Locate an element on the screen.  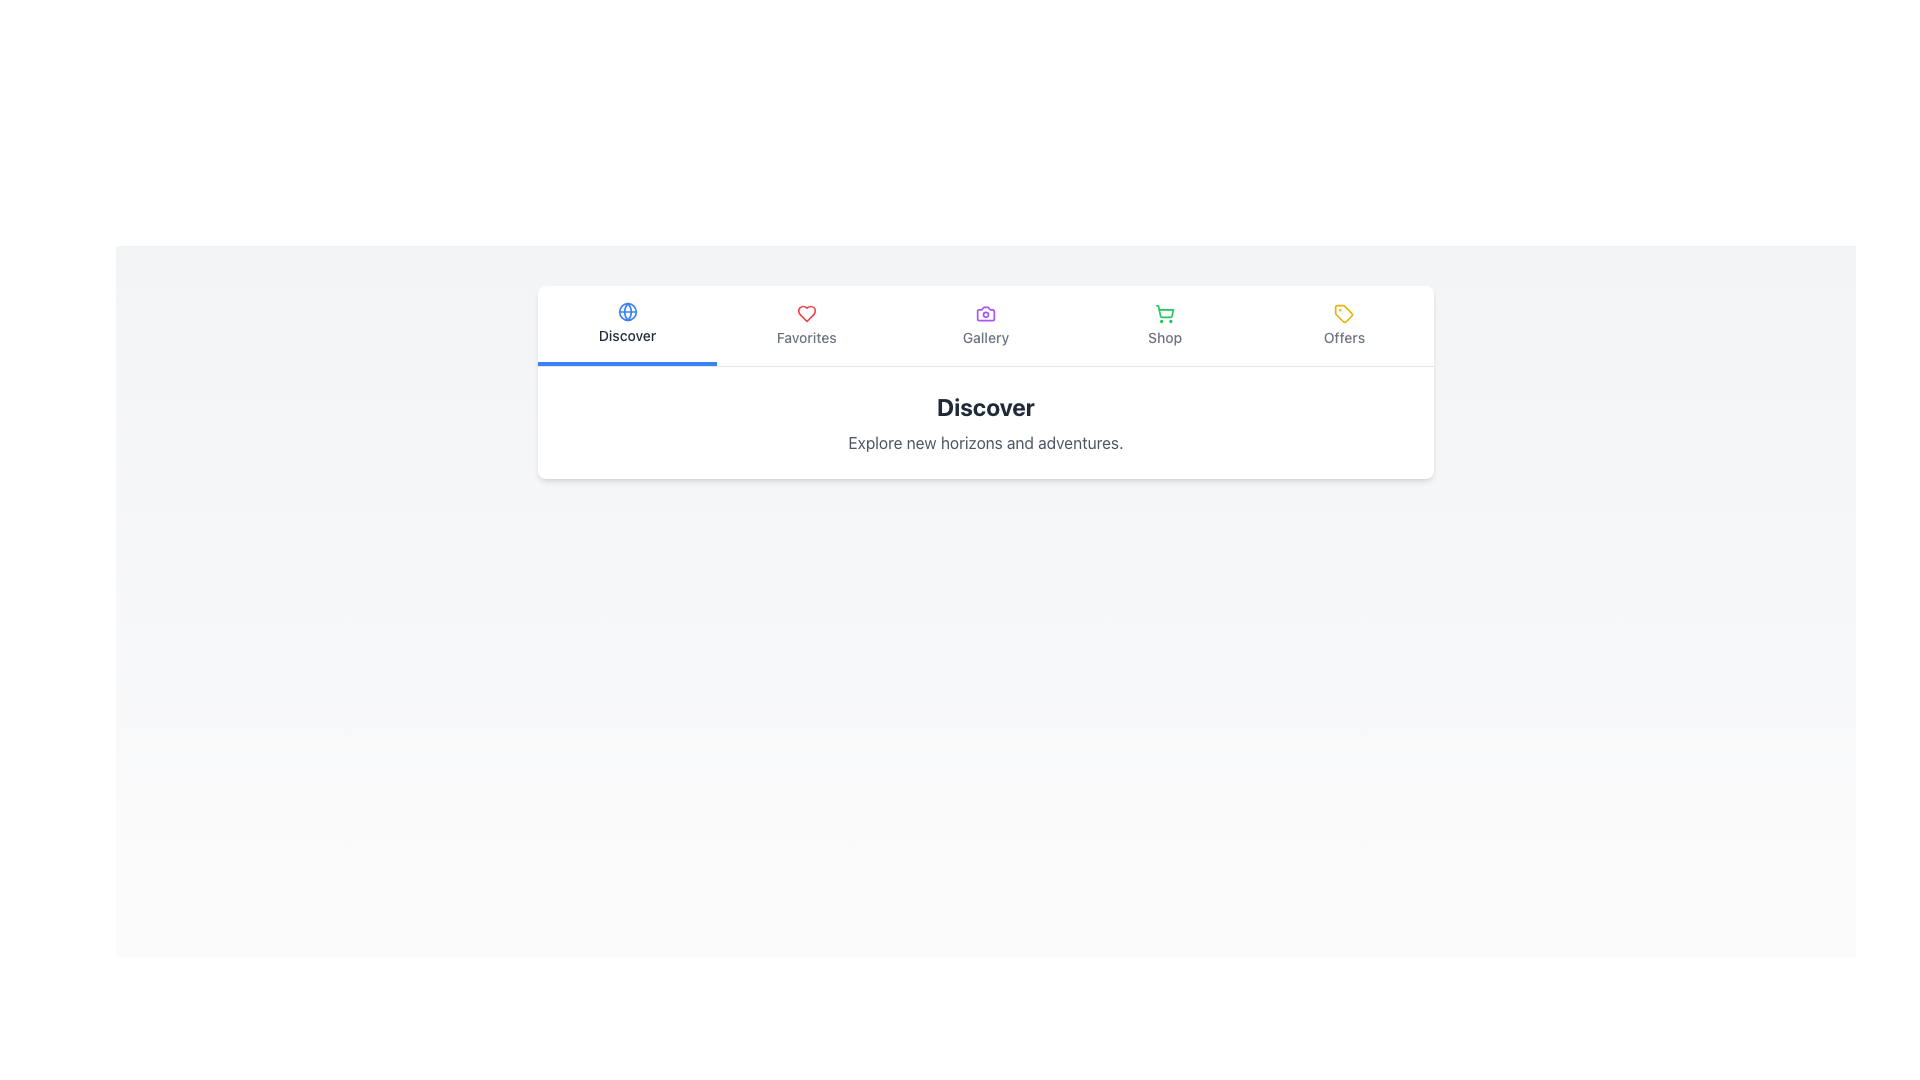
the heart-shaped icon in the navigation bar is located at coordinates (806, 313).